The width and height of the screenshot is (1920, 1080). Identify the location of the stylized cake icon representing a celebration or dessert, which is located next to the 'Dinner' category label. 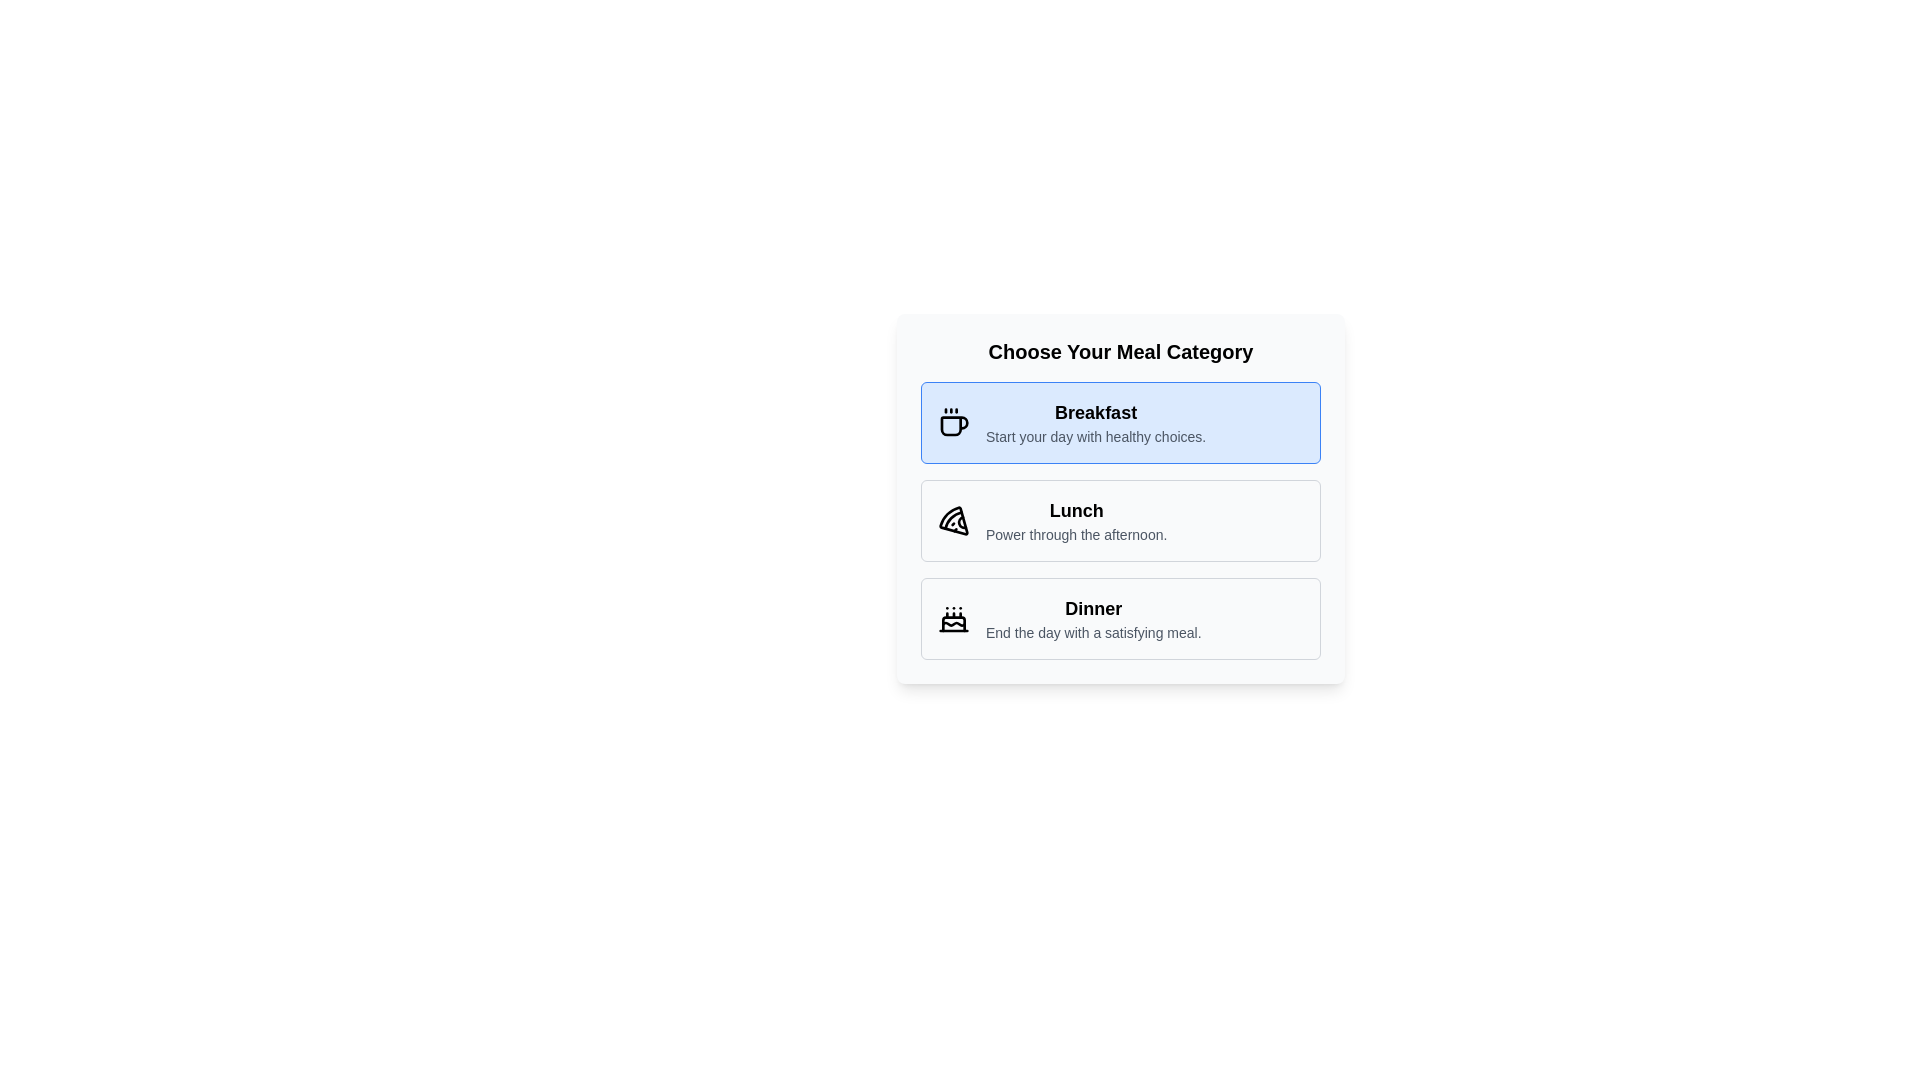
(953, 617).